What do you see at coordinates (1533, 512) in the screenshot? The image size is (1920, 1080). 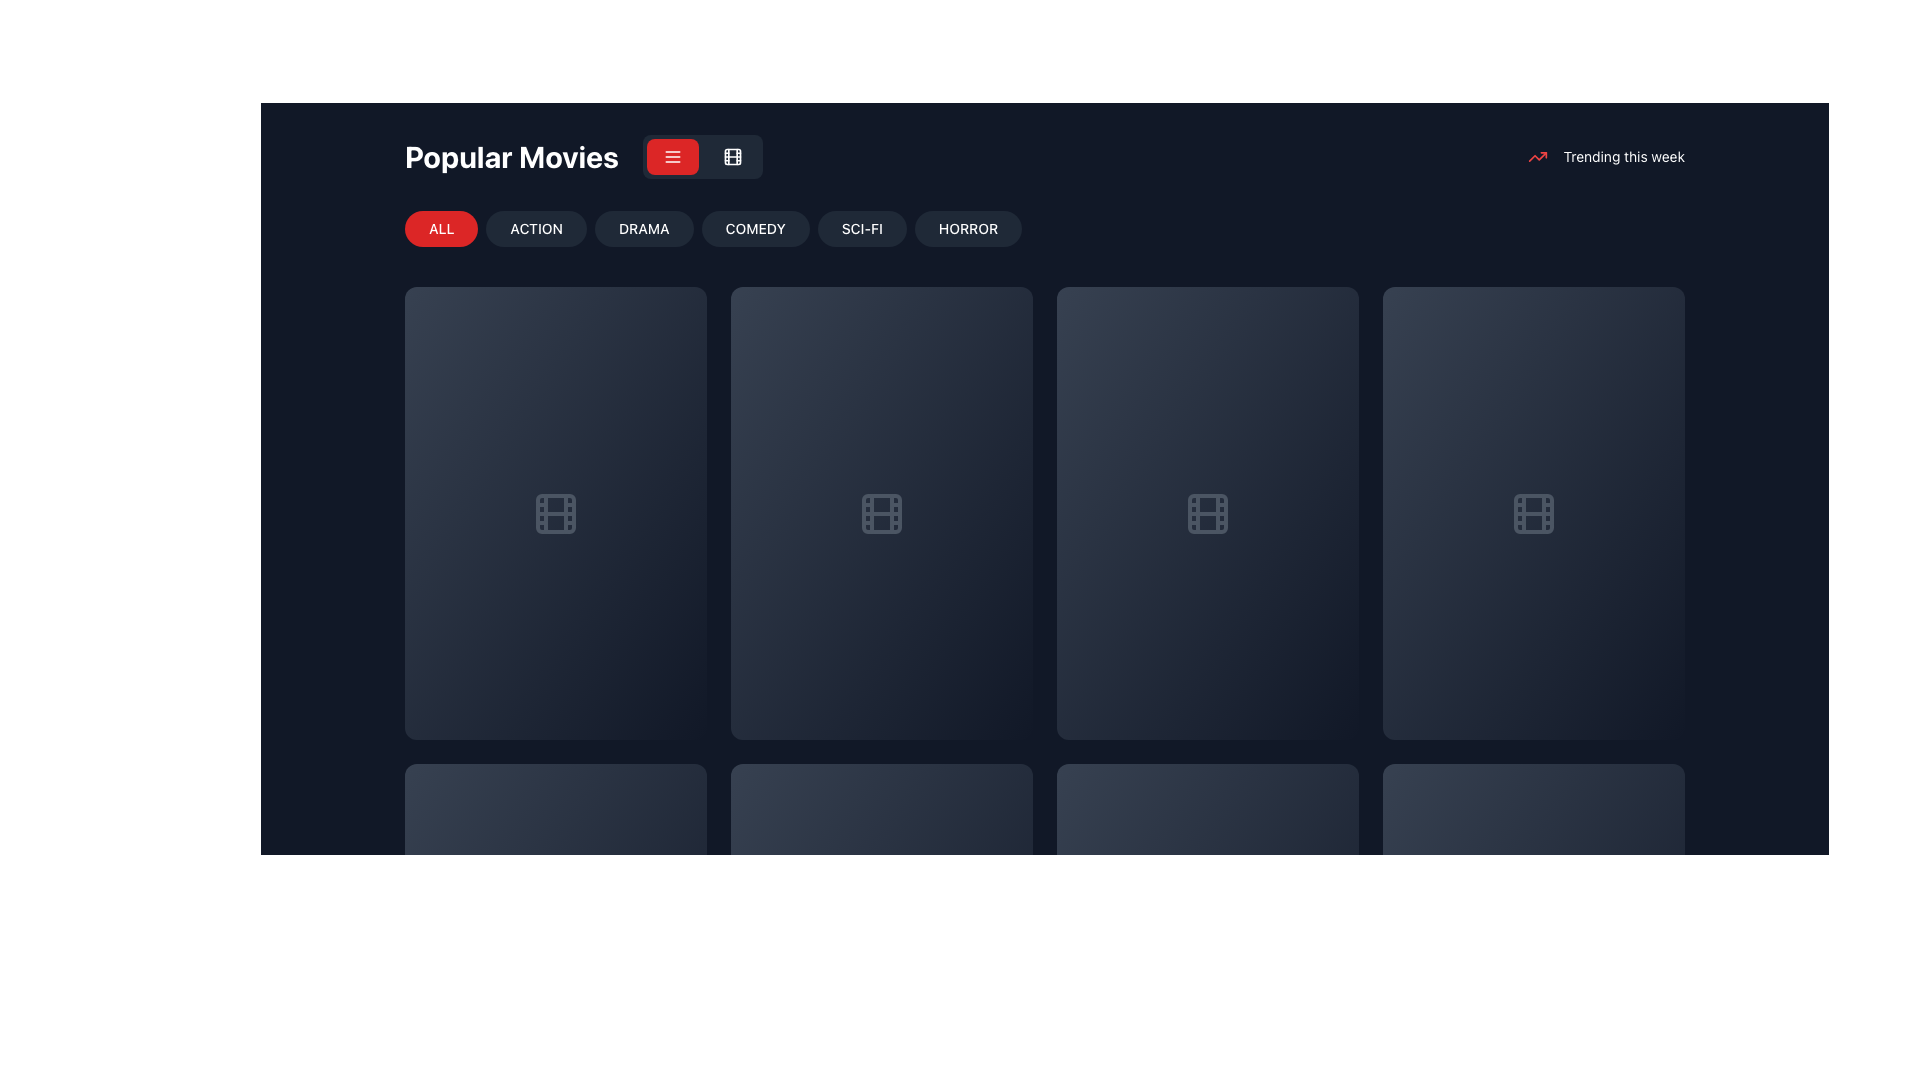 I see `the movie card located as the fourth item` at bounding box center [1533, 512].